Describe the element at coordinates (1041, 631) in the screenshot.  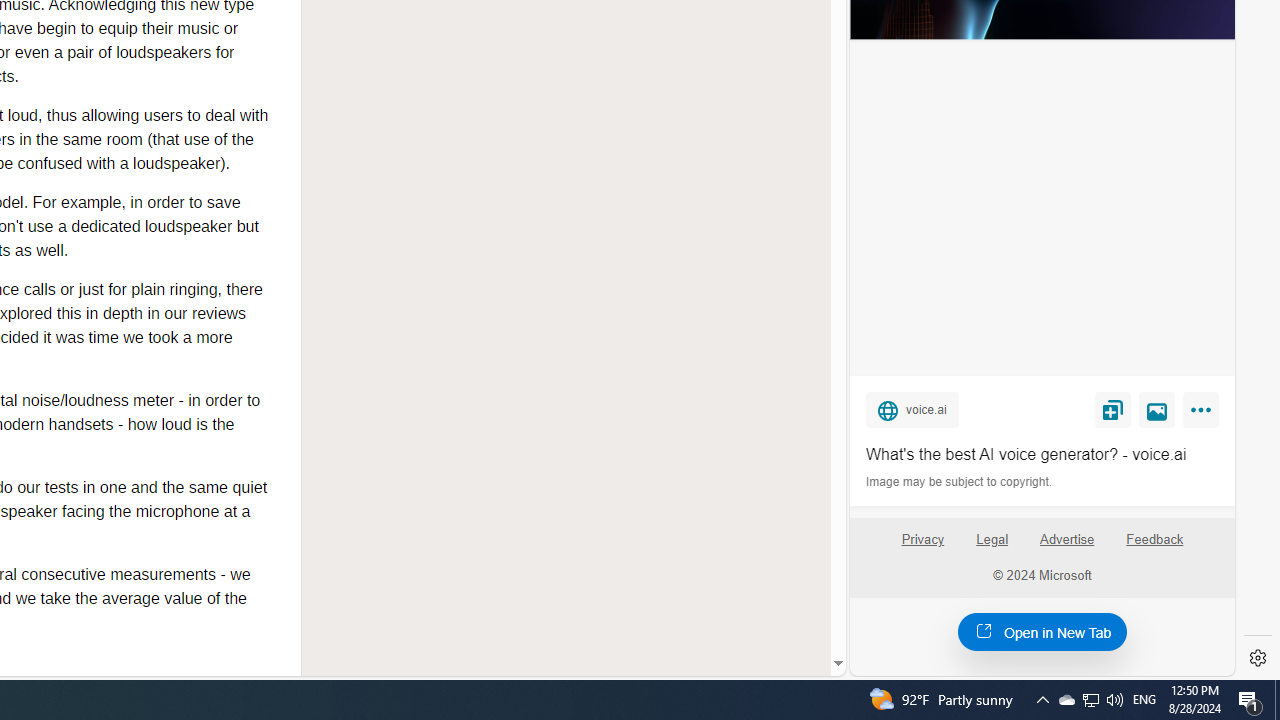
I see `'Open in New Tab'` at that location.